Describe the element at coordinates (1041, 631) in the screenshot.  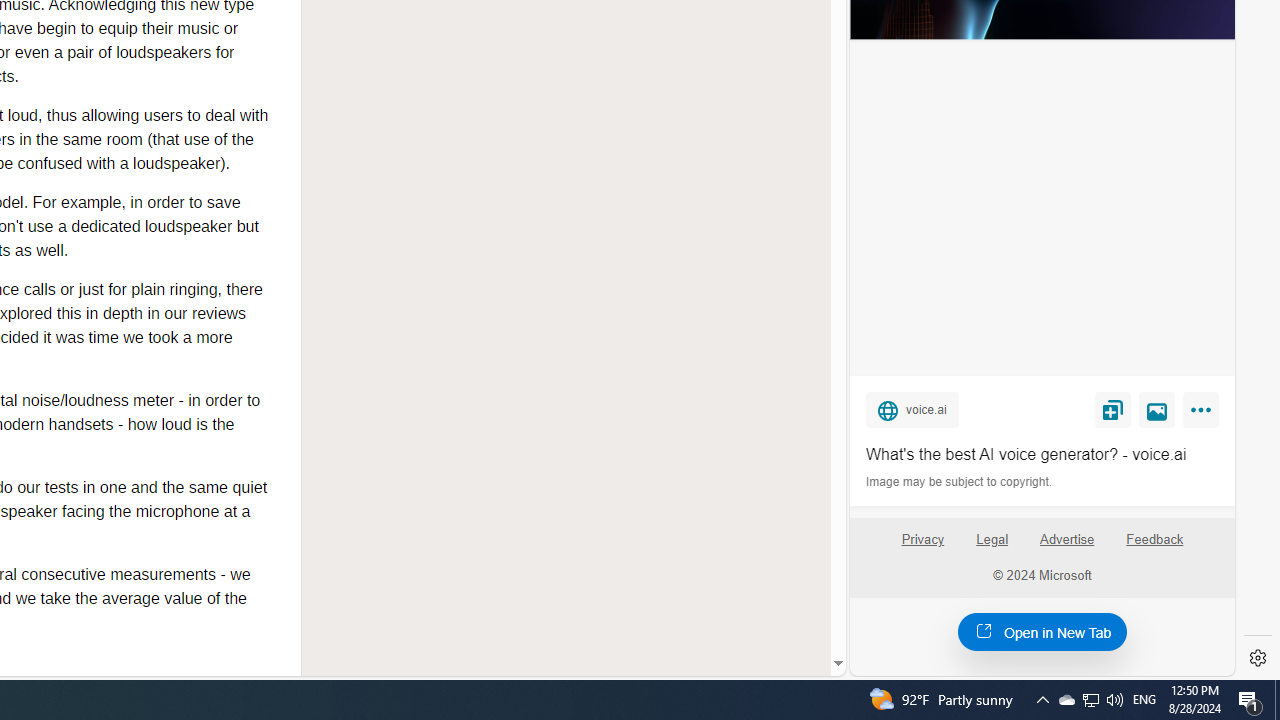
I see `'Open in New Tab'` at that location.